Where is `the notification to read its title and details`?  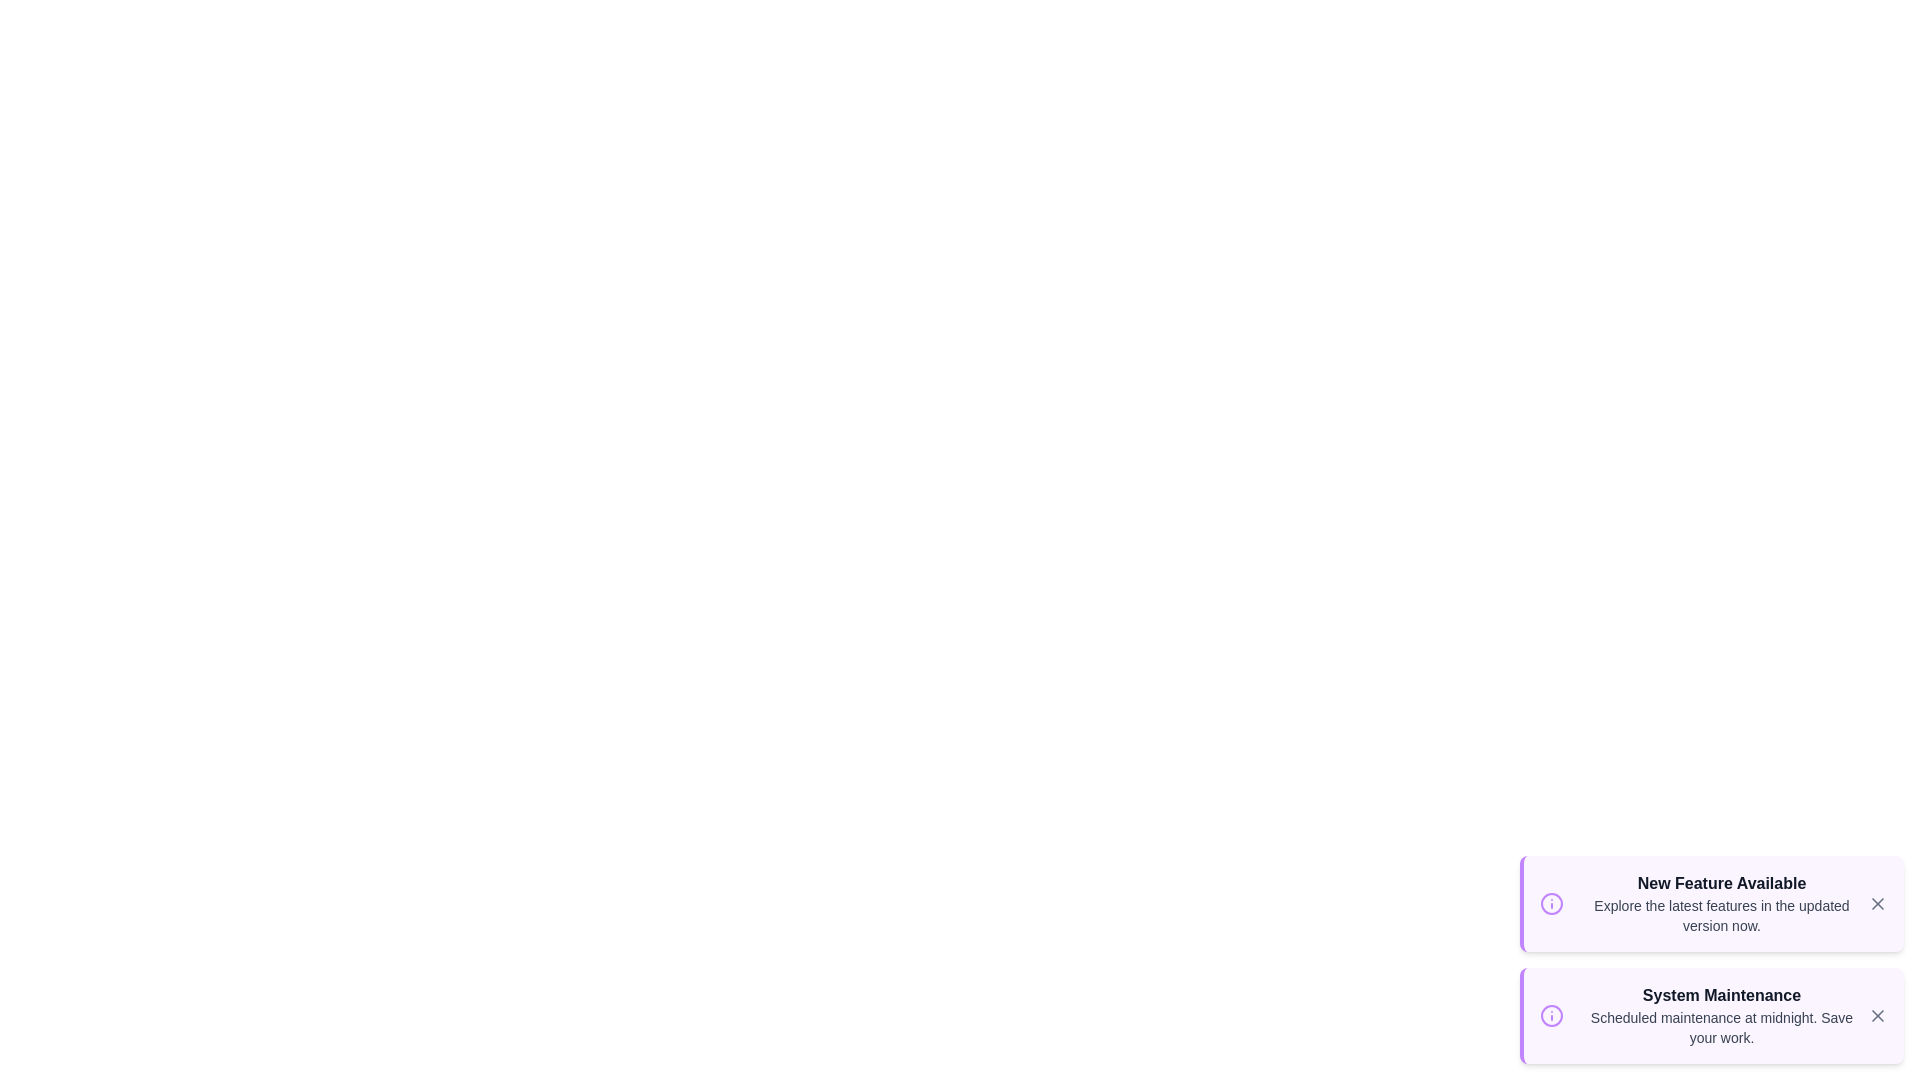 the notification to read its title and details is located at coordinates (1711, 903).